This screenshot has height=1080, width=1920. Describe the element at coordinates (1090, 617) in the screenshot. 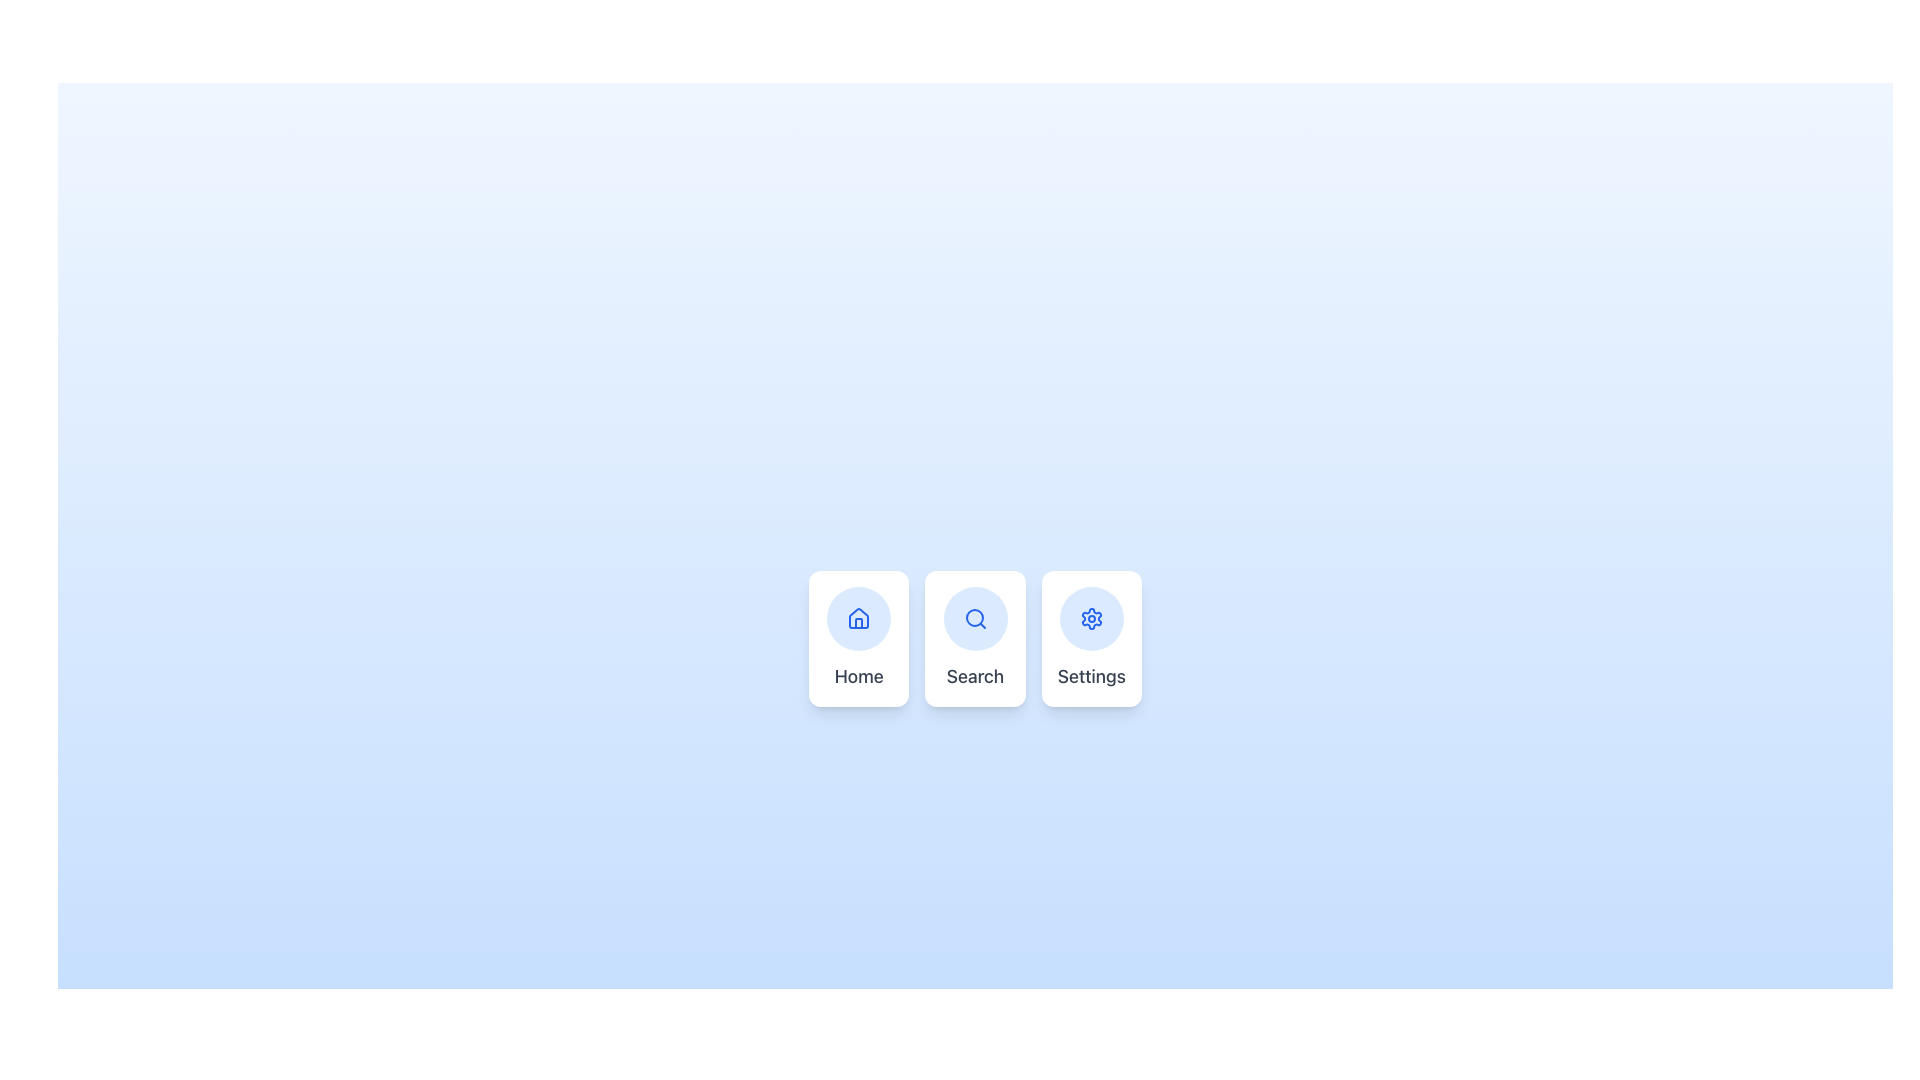

I see `the settings icon, represented by a cogwheel symbol, located at the top center of the third card labeled 'Settings'` at that location.